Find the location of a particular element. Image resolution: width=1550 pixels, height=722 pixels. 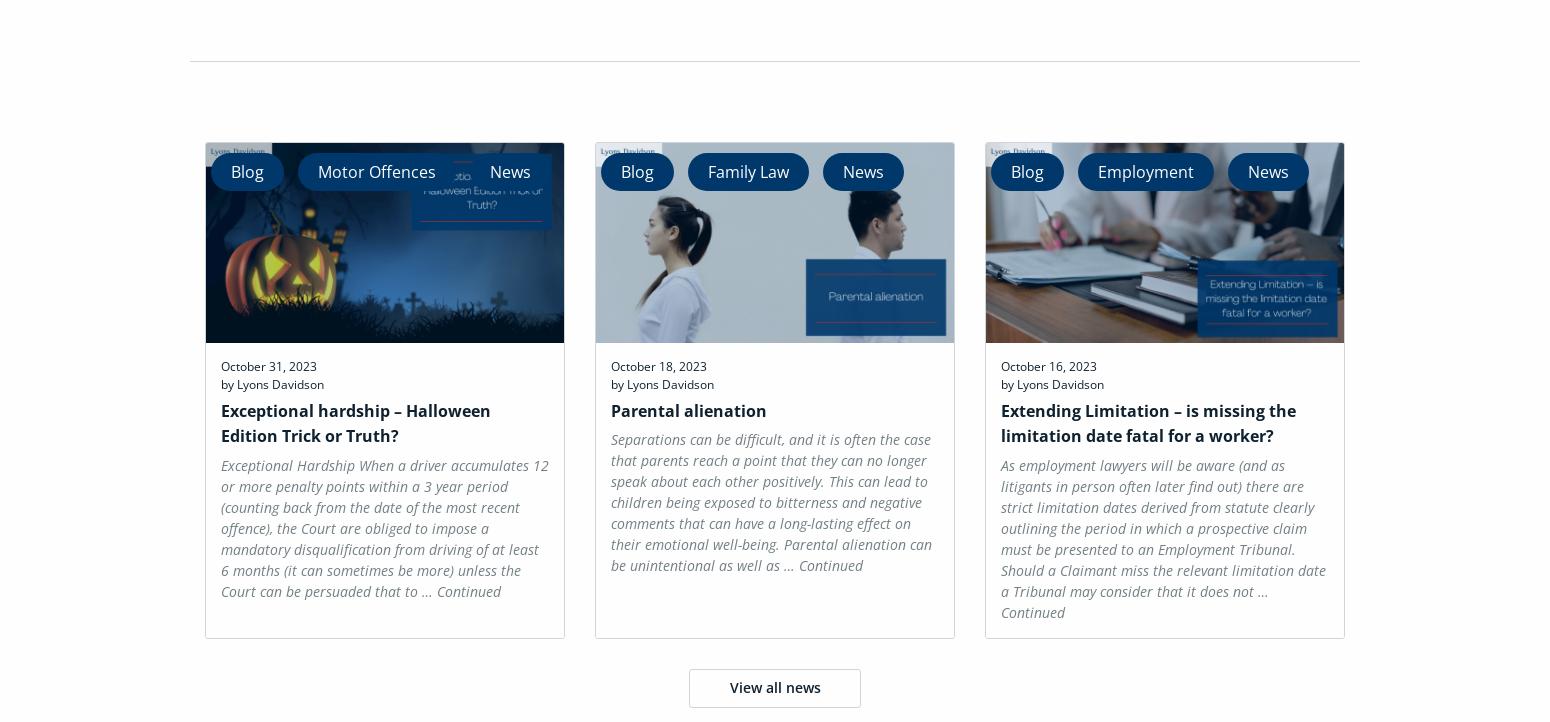

'Employment' is located at coordinates (1143, 170).